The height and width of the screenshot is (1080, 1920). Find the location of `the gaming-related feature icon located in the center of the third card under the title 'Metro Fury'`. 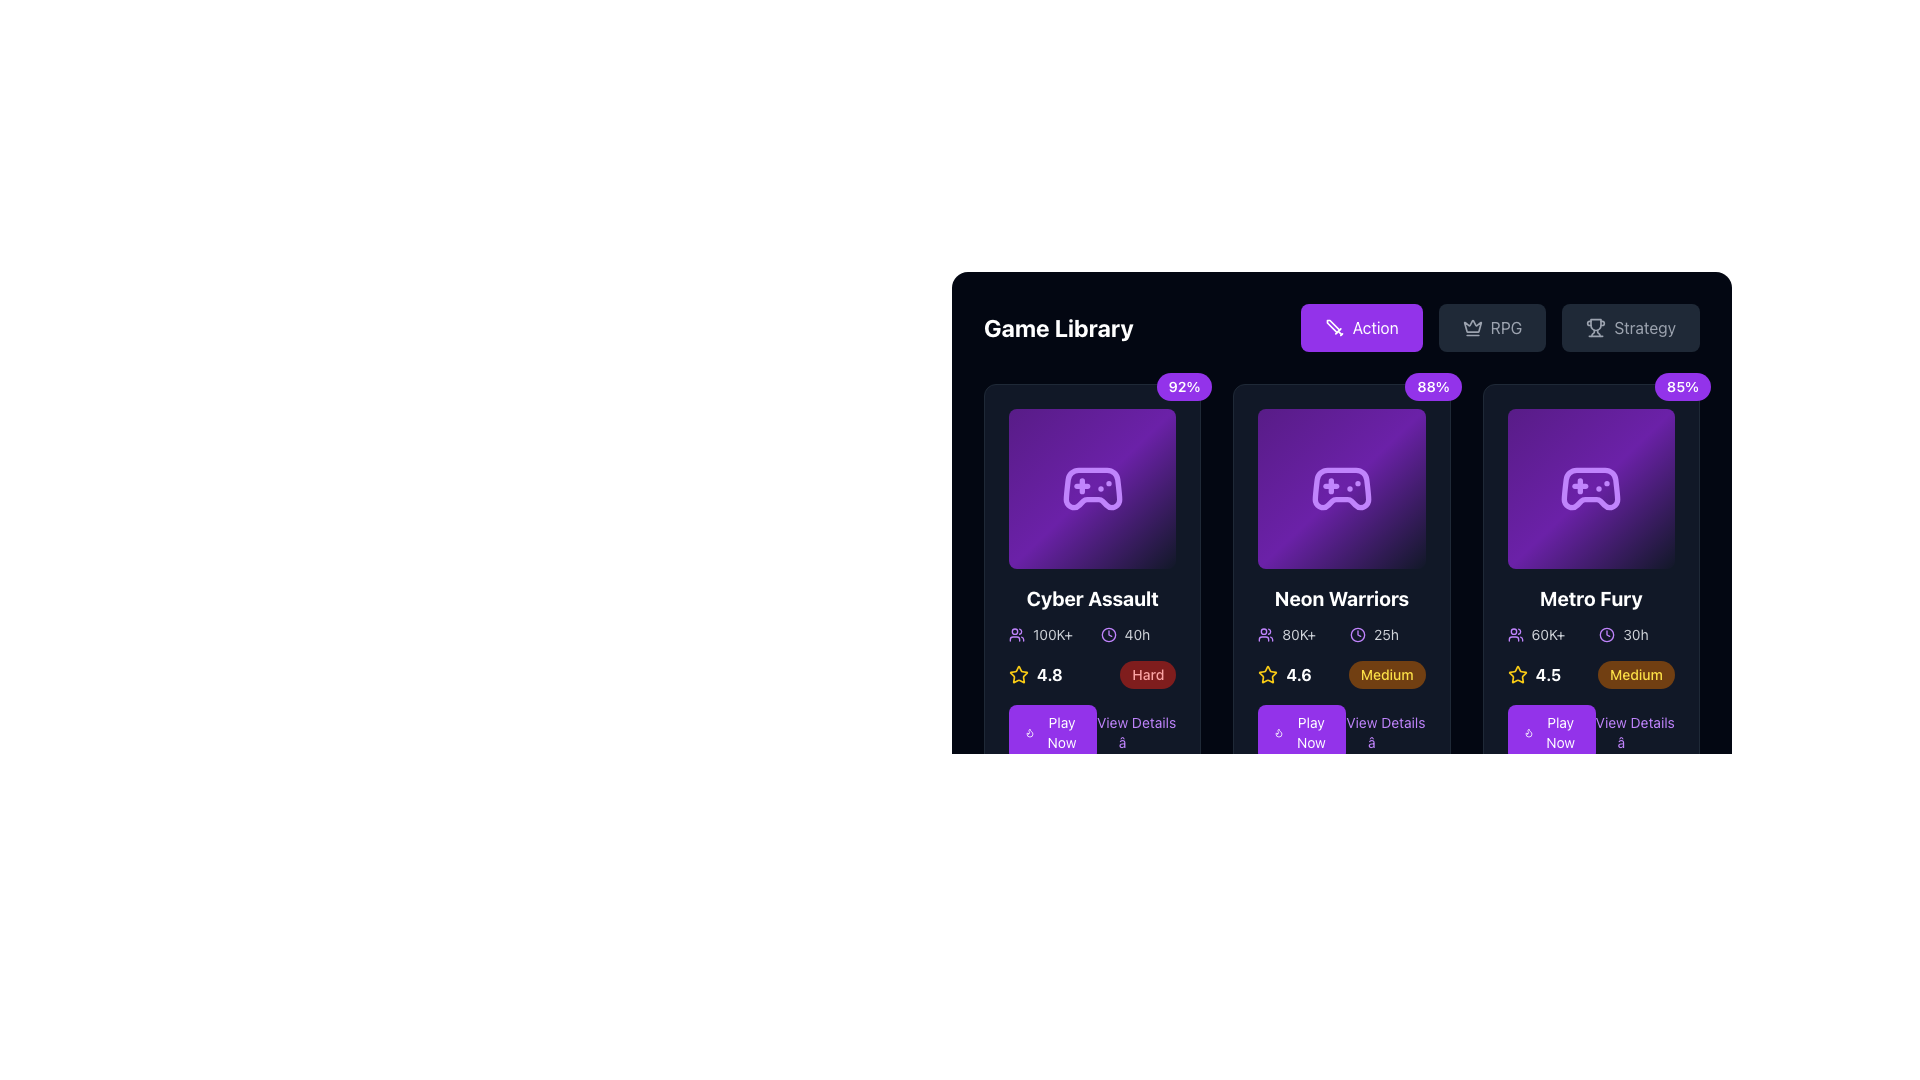

the gaming-related feature icon located in the center of the third card under the title 'Metro Fury' is located at coordinates (1590, 489).